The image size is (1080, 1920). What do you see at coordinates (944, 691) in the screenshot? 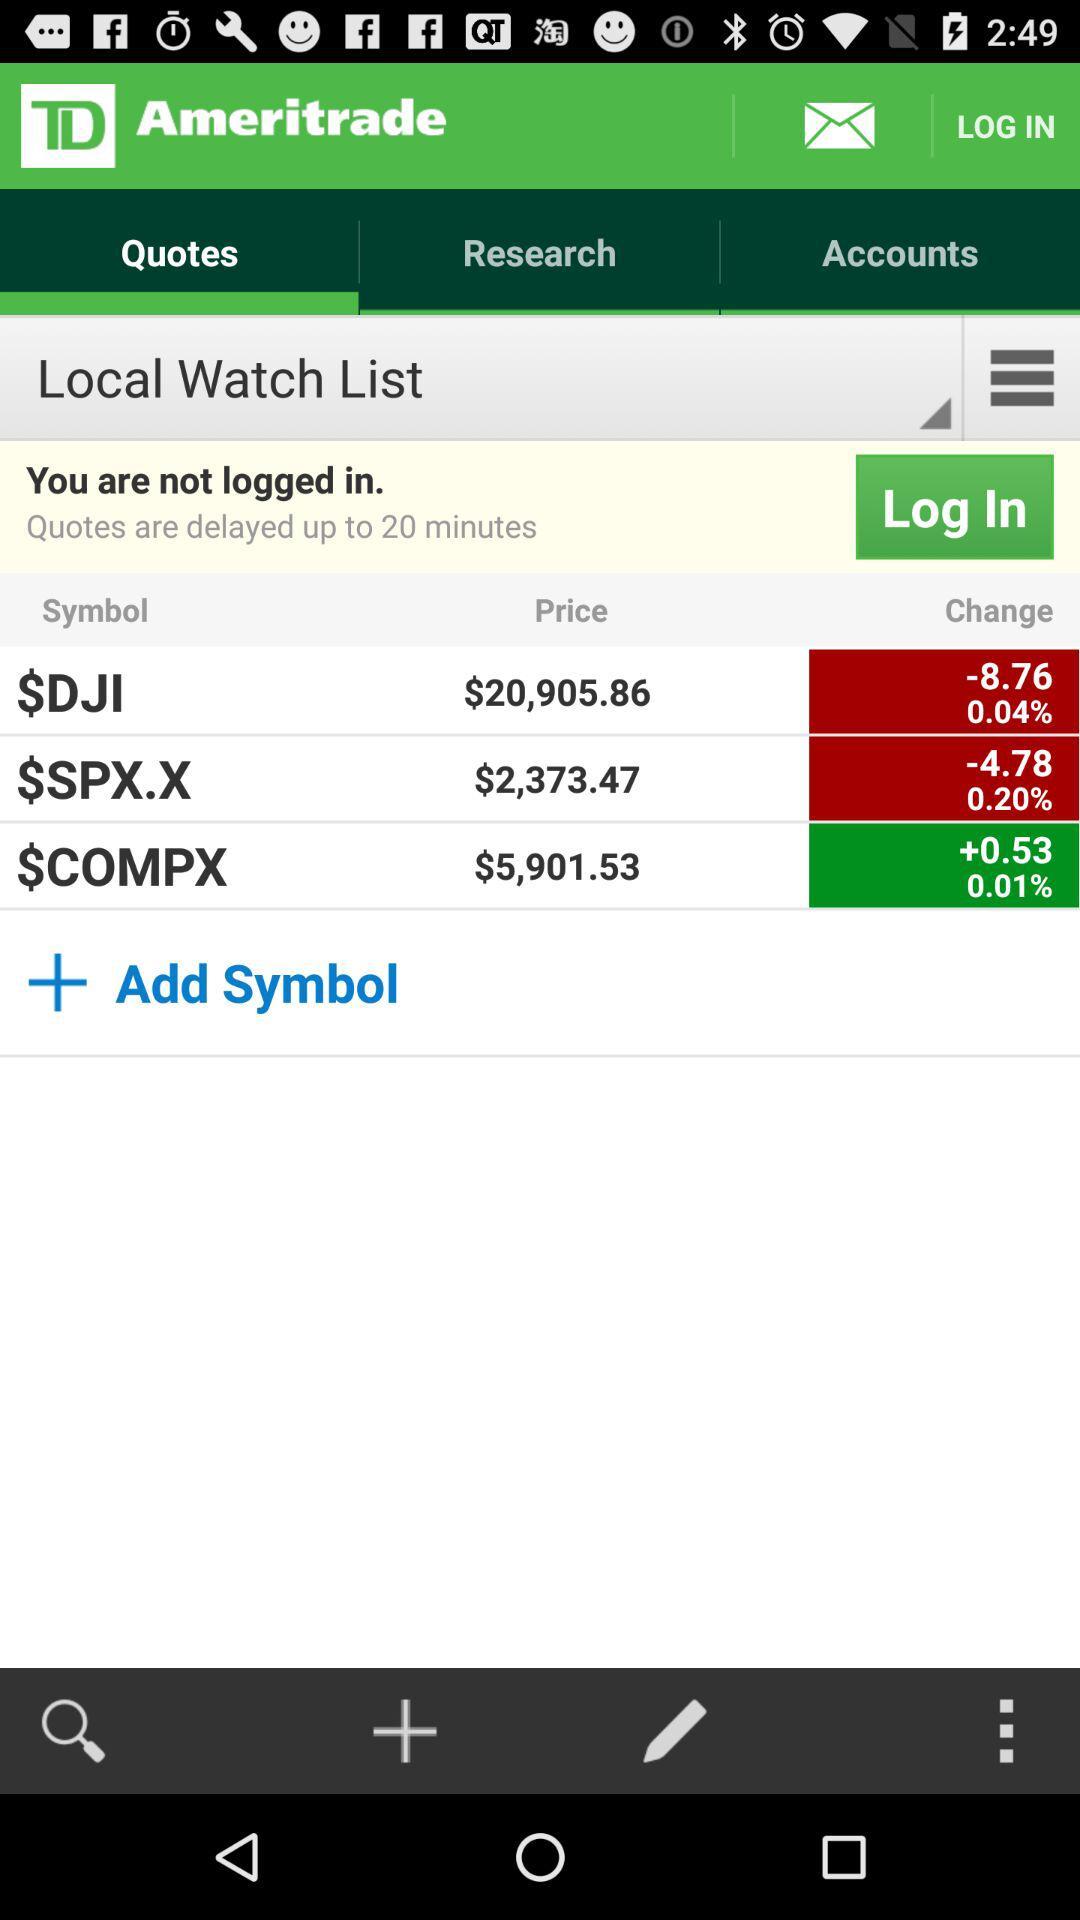
I see `item below the change icon` at bounding box center [944, 691].